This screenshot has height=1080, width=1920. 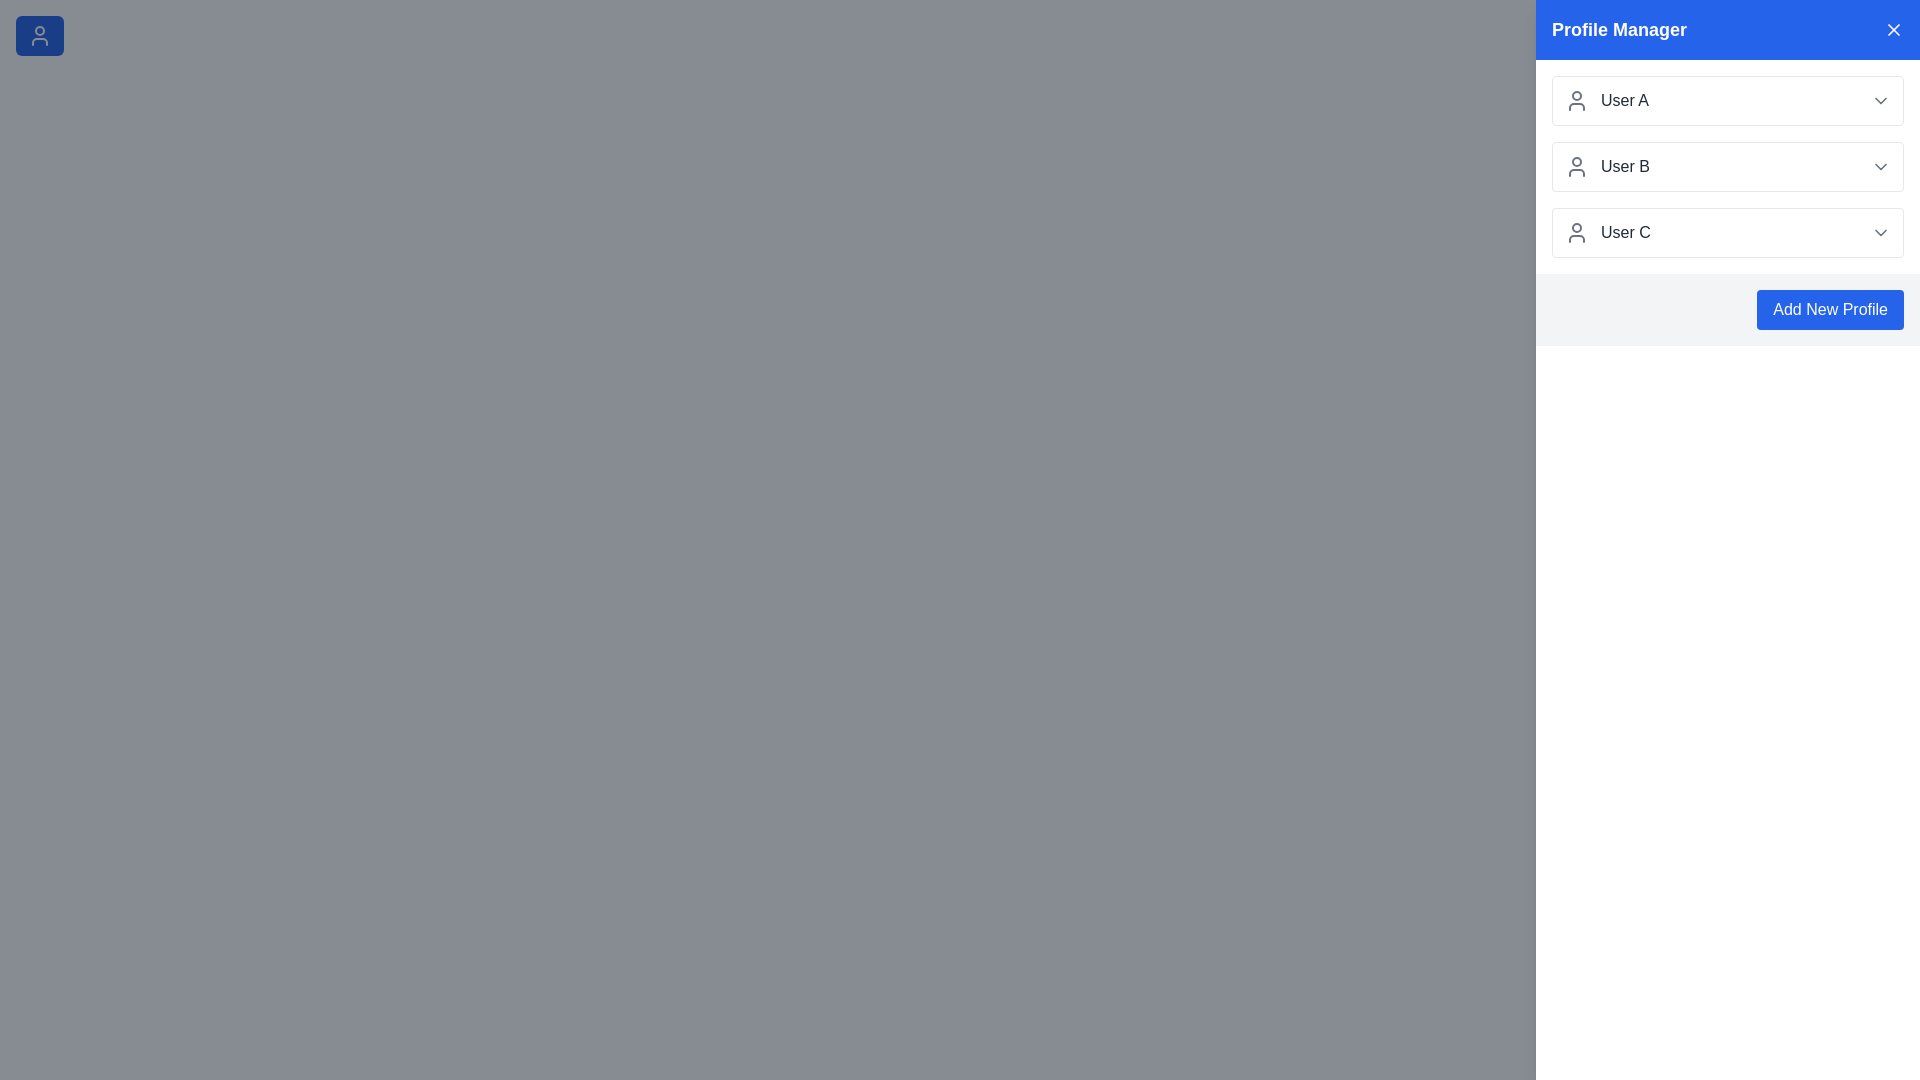 What do you see at coordinates (1576, 100) in the screenshot?
I see `the user icon element, which is a gray icon representing a user, located to the left of the text label 'User A' in the Profile Manager list` at bounding box center [1576, 100].